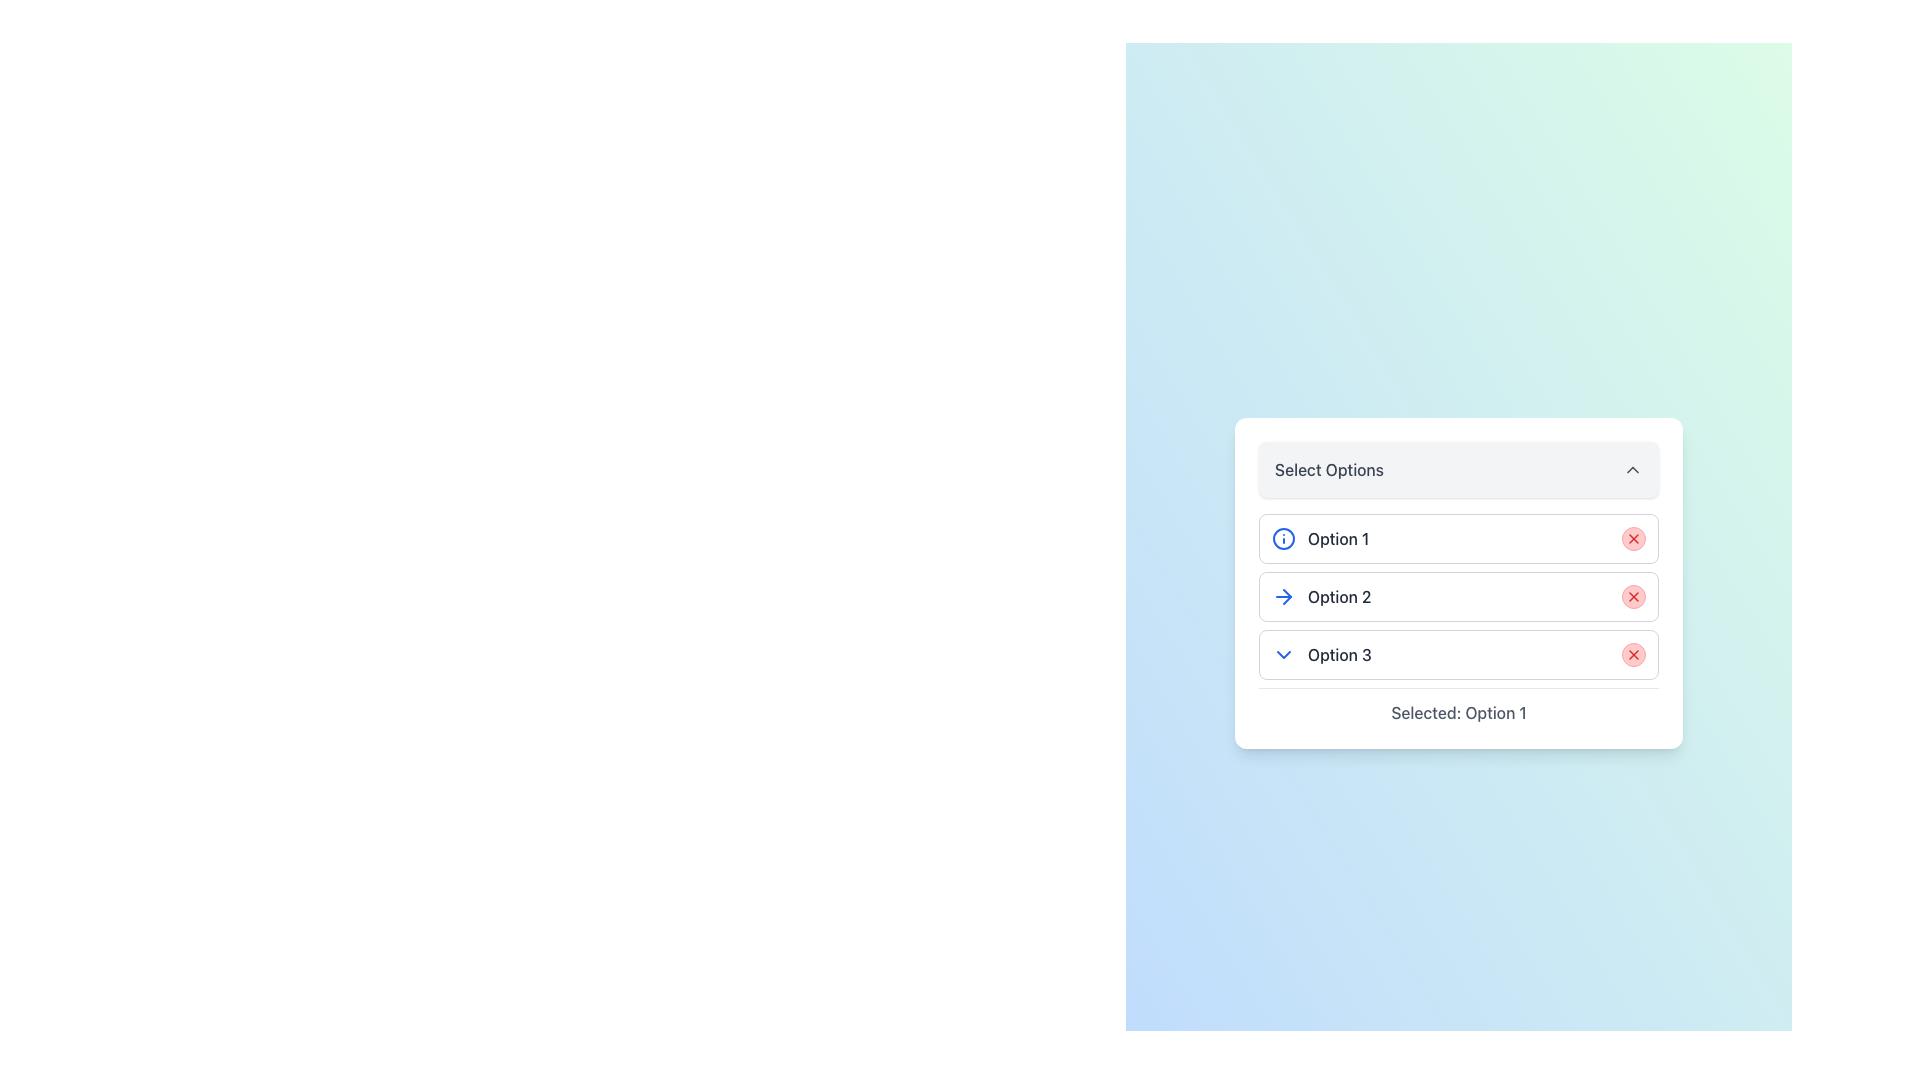 This screenshot has width=1920, height=1080. I want to click on the text label that reads 'Selected: Option 1', which is styled with a medium font weight and gray color, located at the bottom of a structured list interface, so click(1459, 704).